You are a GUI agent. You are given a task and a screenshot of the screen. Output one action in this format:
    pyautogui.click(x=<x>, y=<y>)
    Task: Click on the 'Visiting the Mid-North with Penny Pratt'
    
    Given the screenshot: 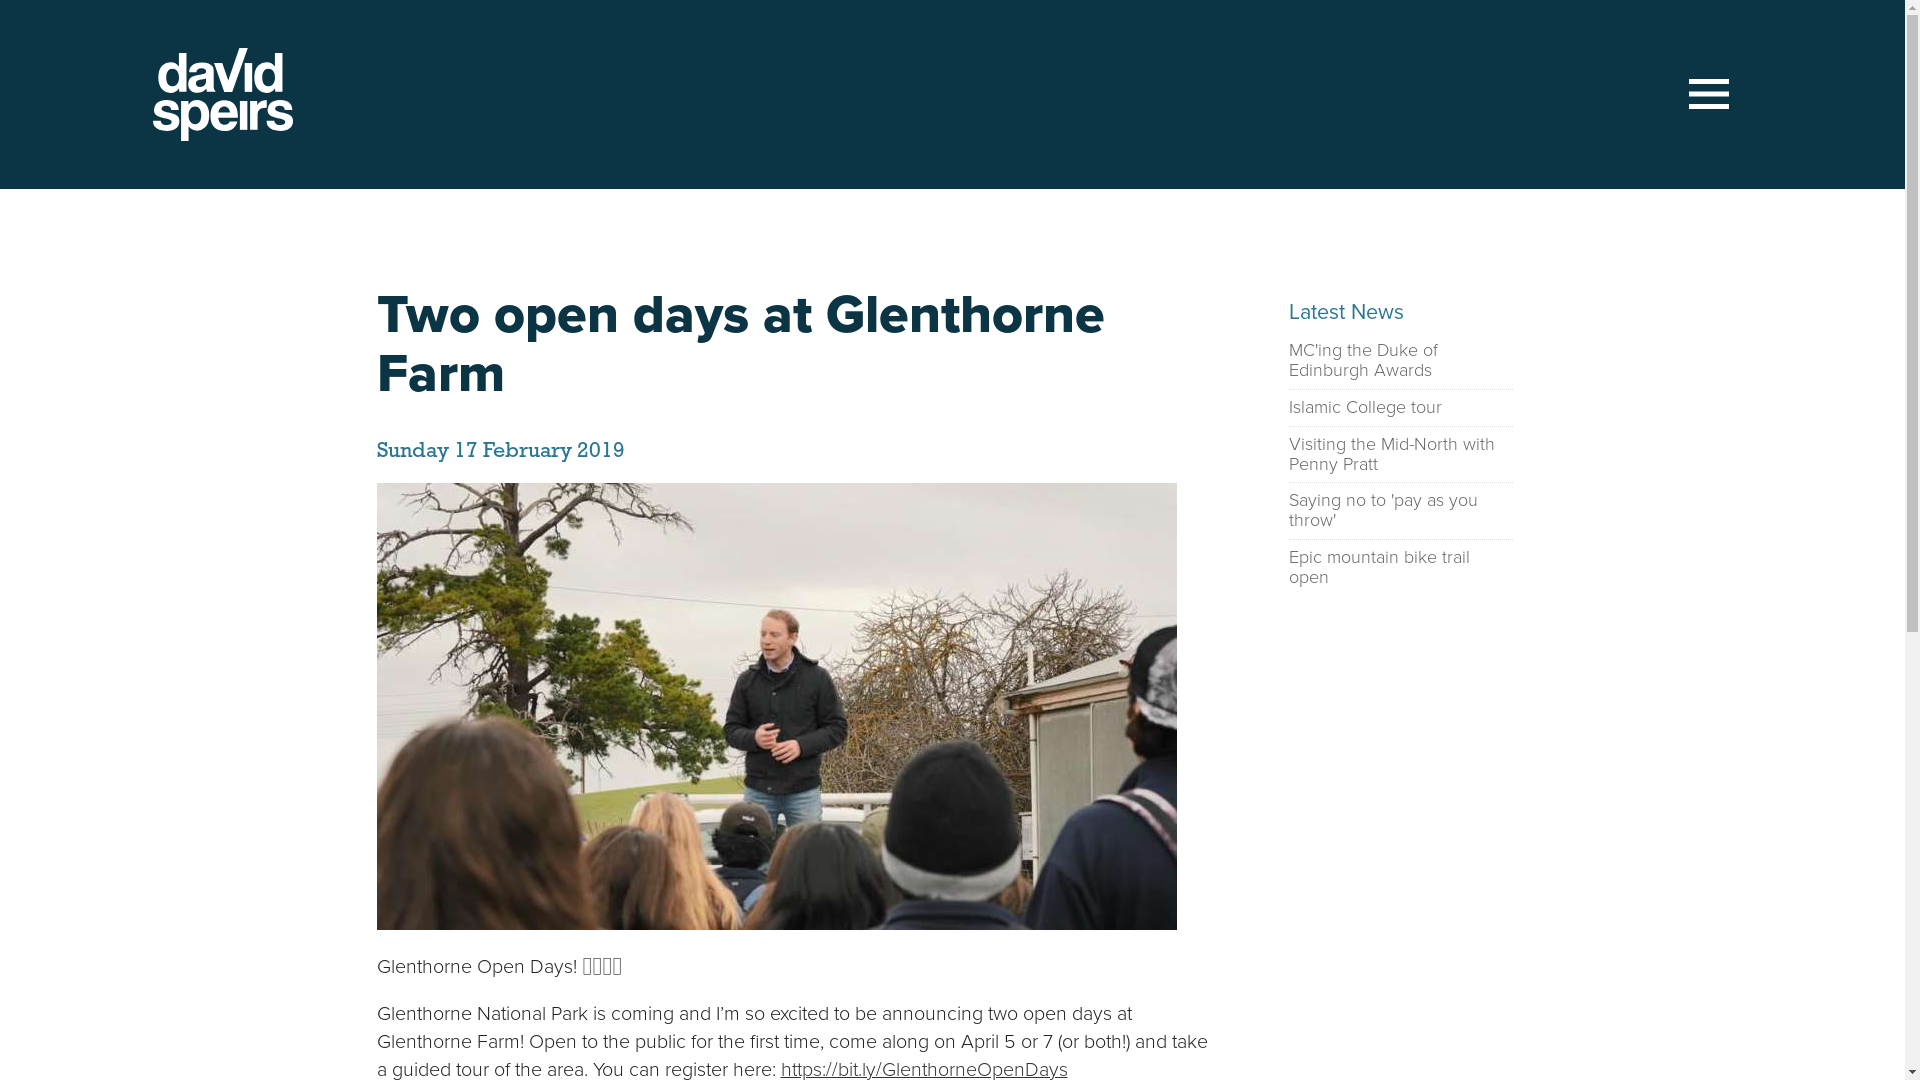 What is the action you would take?
    pyautogui.click(x=1287, y=455)
    